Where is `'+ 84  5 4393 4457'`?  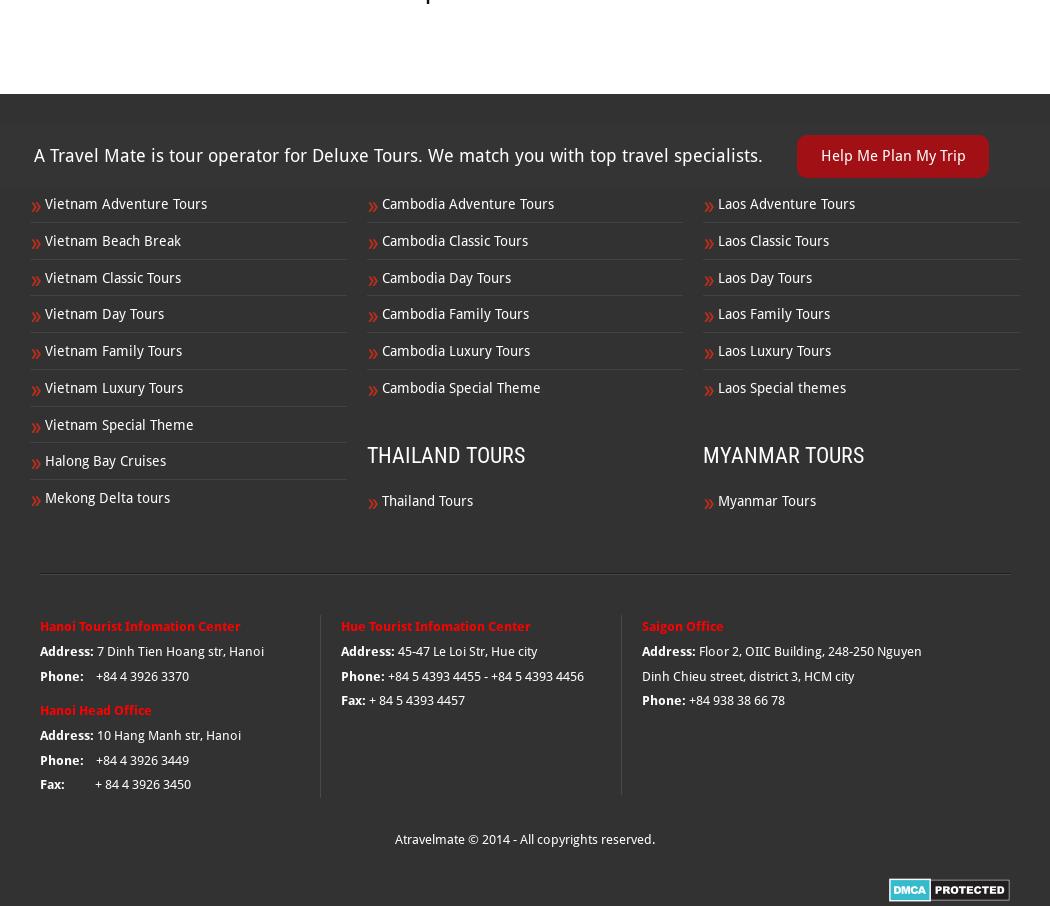 '+ 84  5 4393 4457' is located at coordinates (415, 700).